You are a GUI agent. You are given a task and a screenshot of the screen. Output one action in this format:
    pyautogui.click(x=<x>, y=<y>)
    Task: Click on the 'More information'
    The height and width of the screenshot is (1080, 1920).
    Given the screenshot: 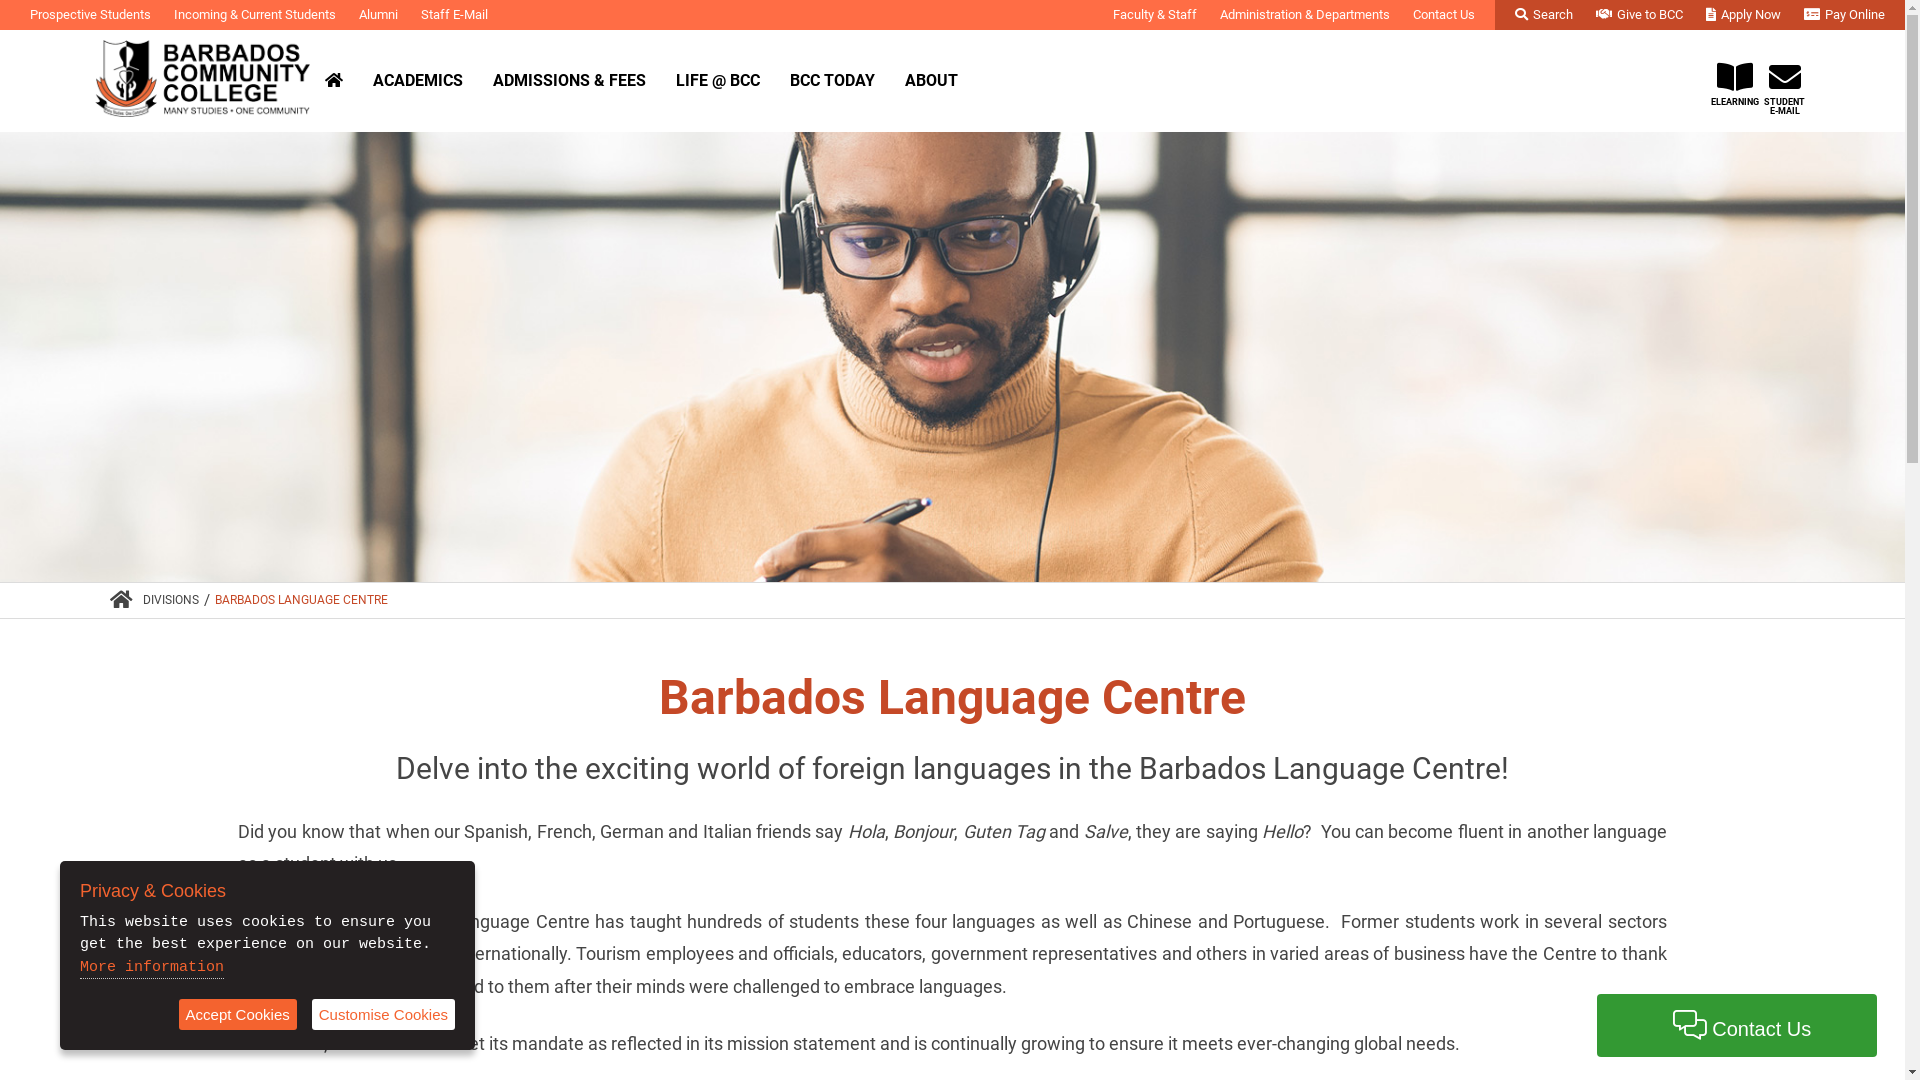 What is the action you would take?
    pyautogui.click(x=151, y=967)
    